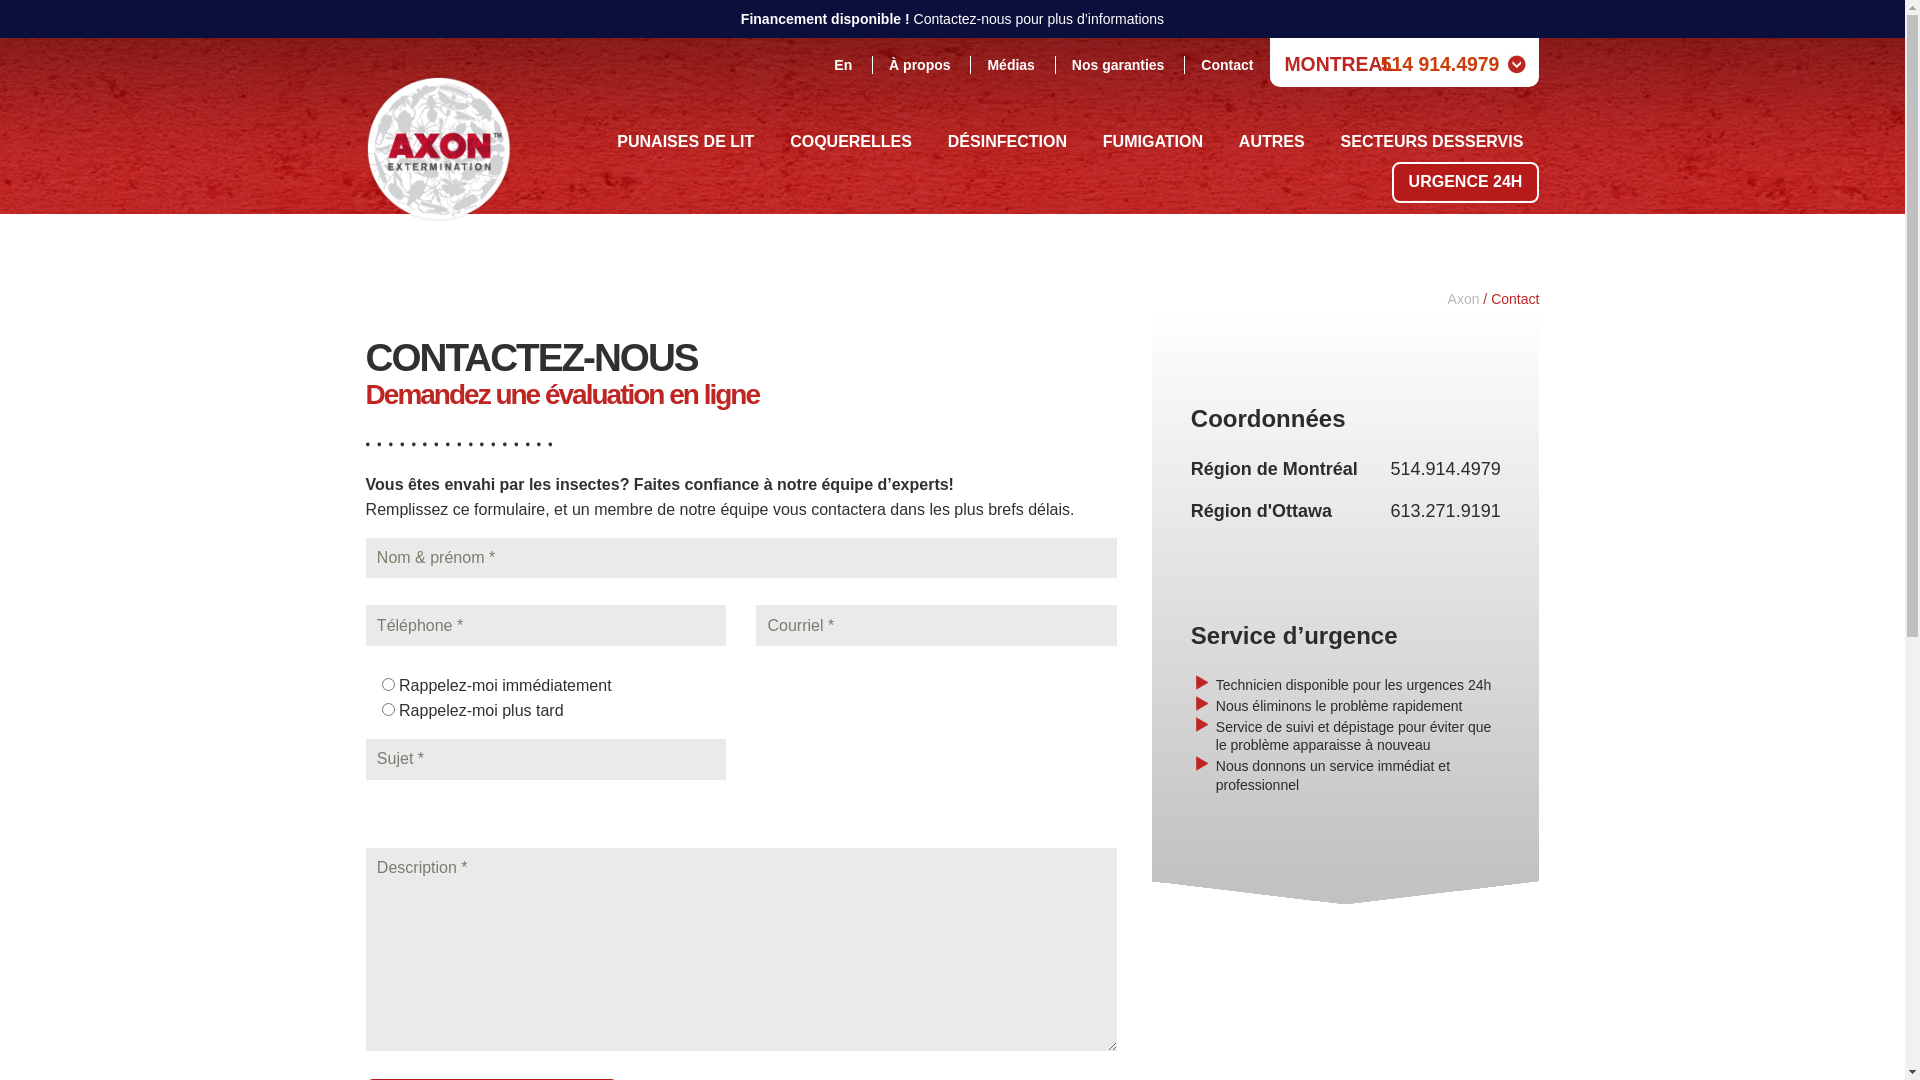 This screenshot has width=1920, height=1080. What do you see at coordinates (1440, 63) in the screenshot?
I see `'514 914.4979'` at bounding box center [1440, 63].